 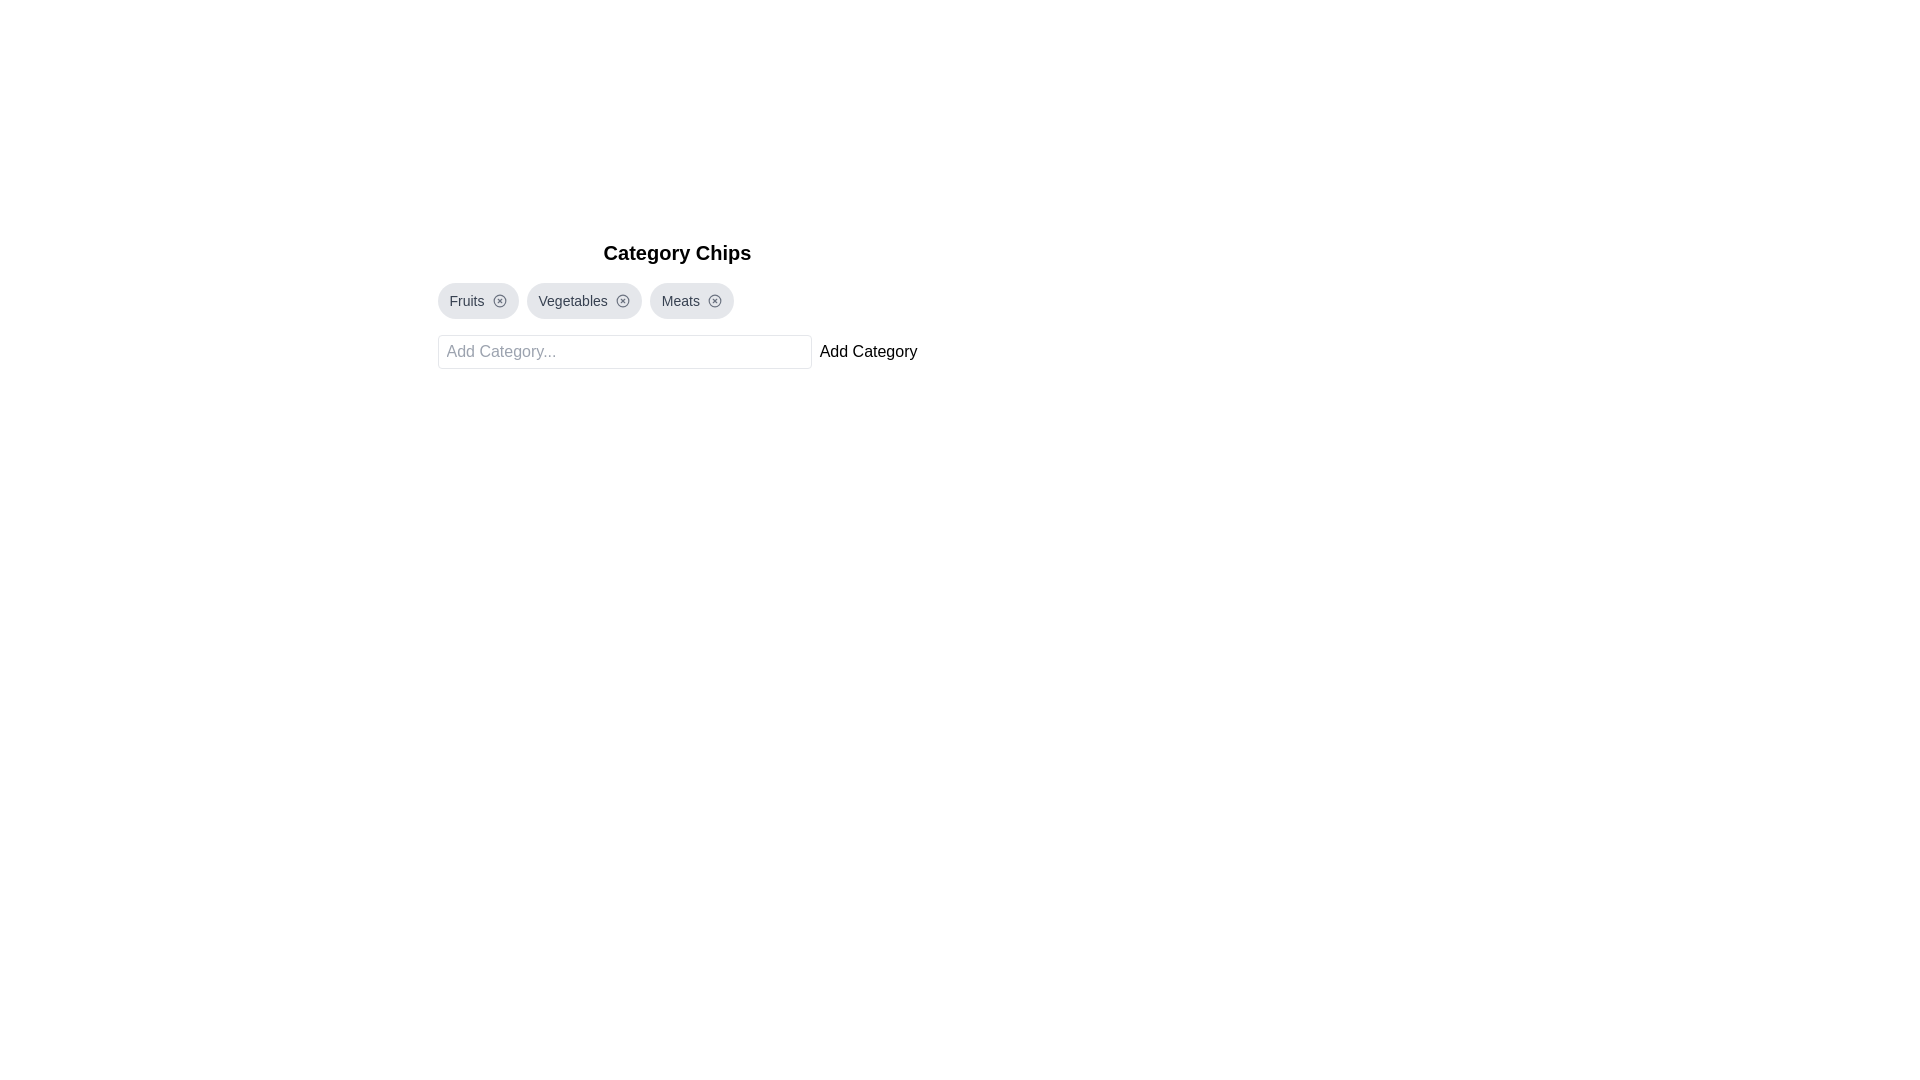 What do you see at coordinates (623, 350) in the screenshot?
I see `the input box to focus on it` at bounding box center [623, 350].